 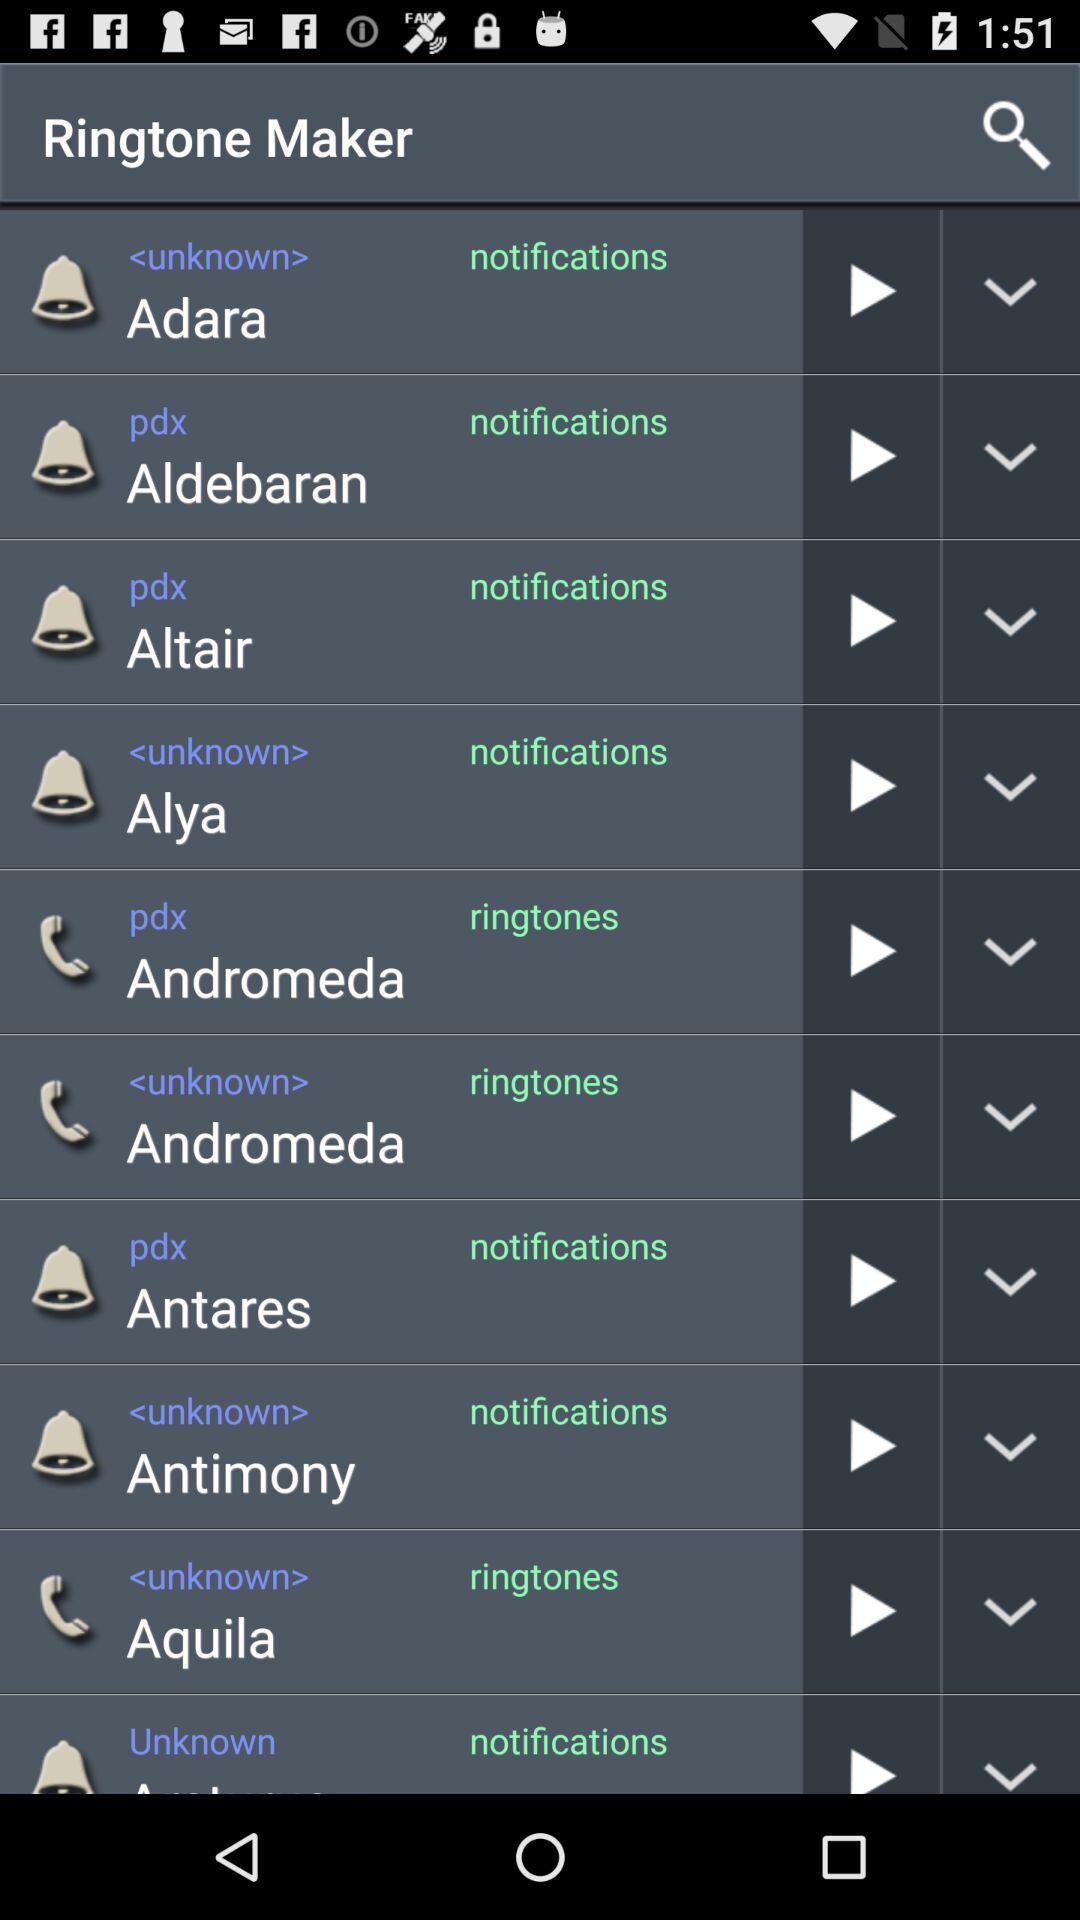 I want to click on alya, so click(x=870, y=785).